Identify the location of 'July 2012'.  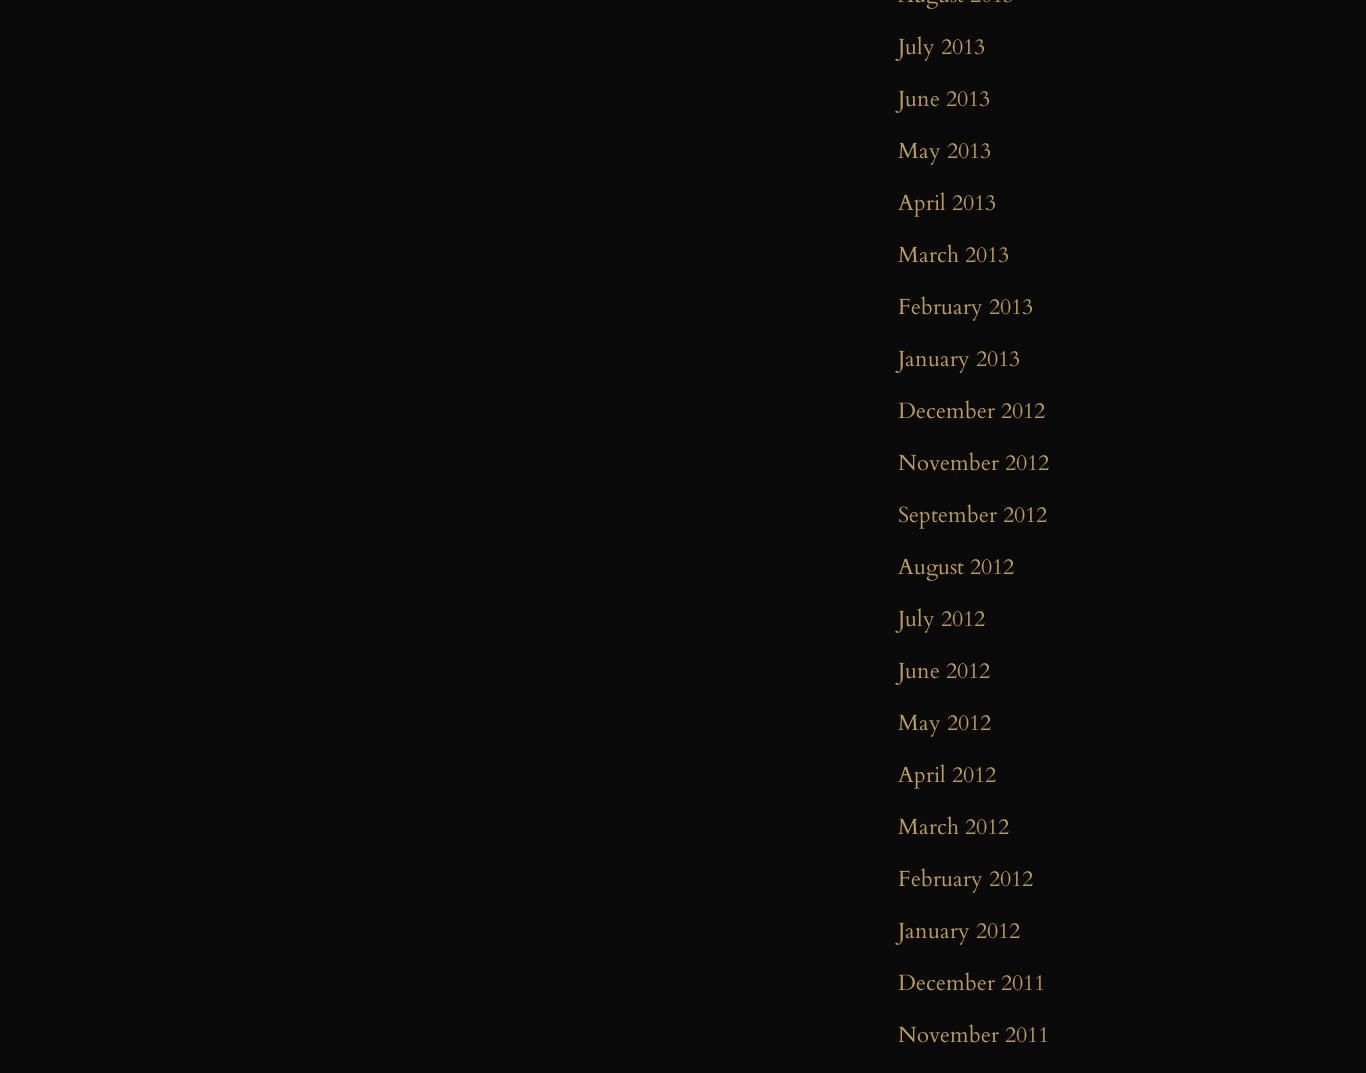
(941, 618).